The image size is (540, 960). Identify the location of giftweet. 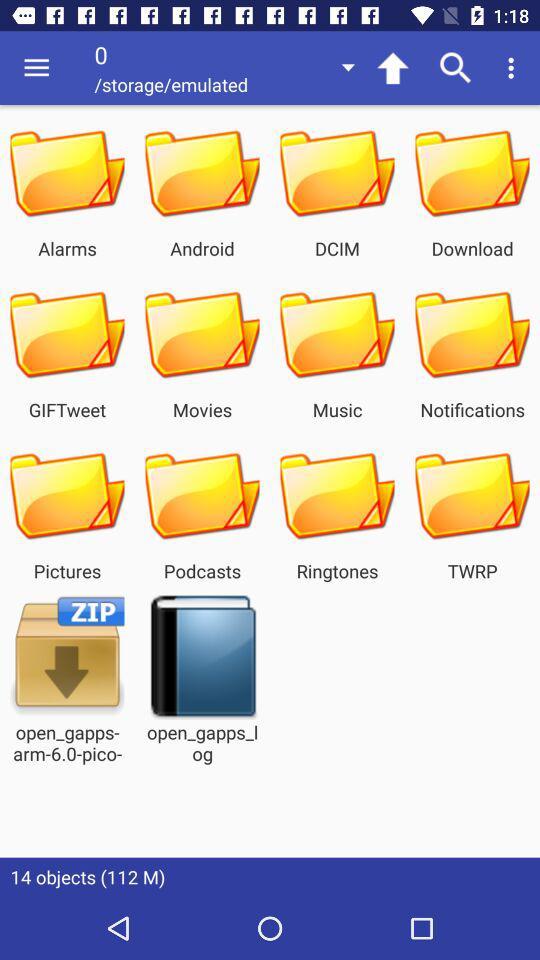
(67, 335).